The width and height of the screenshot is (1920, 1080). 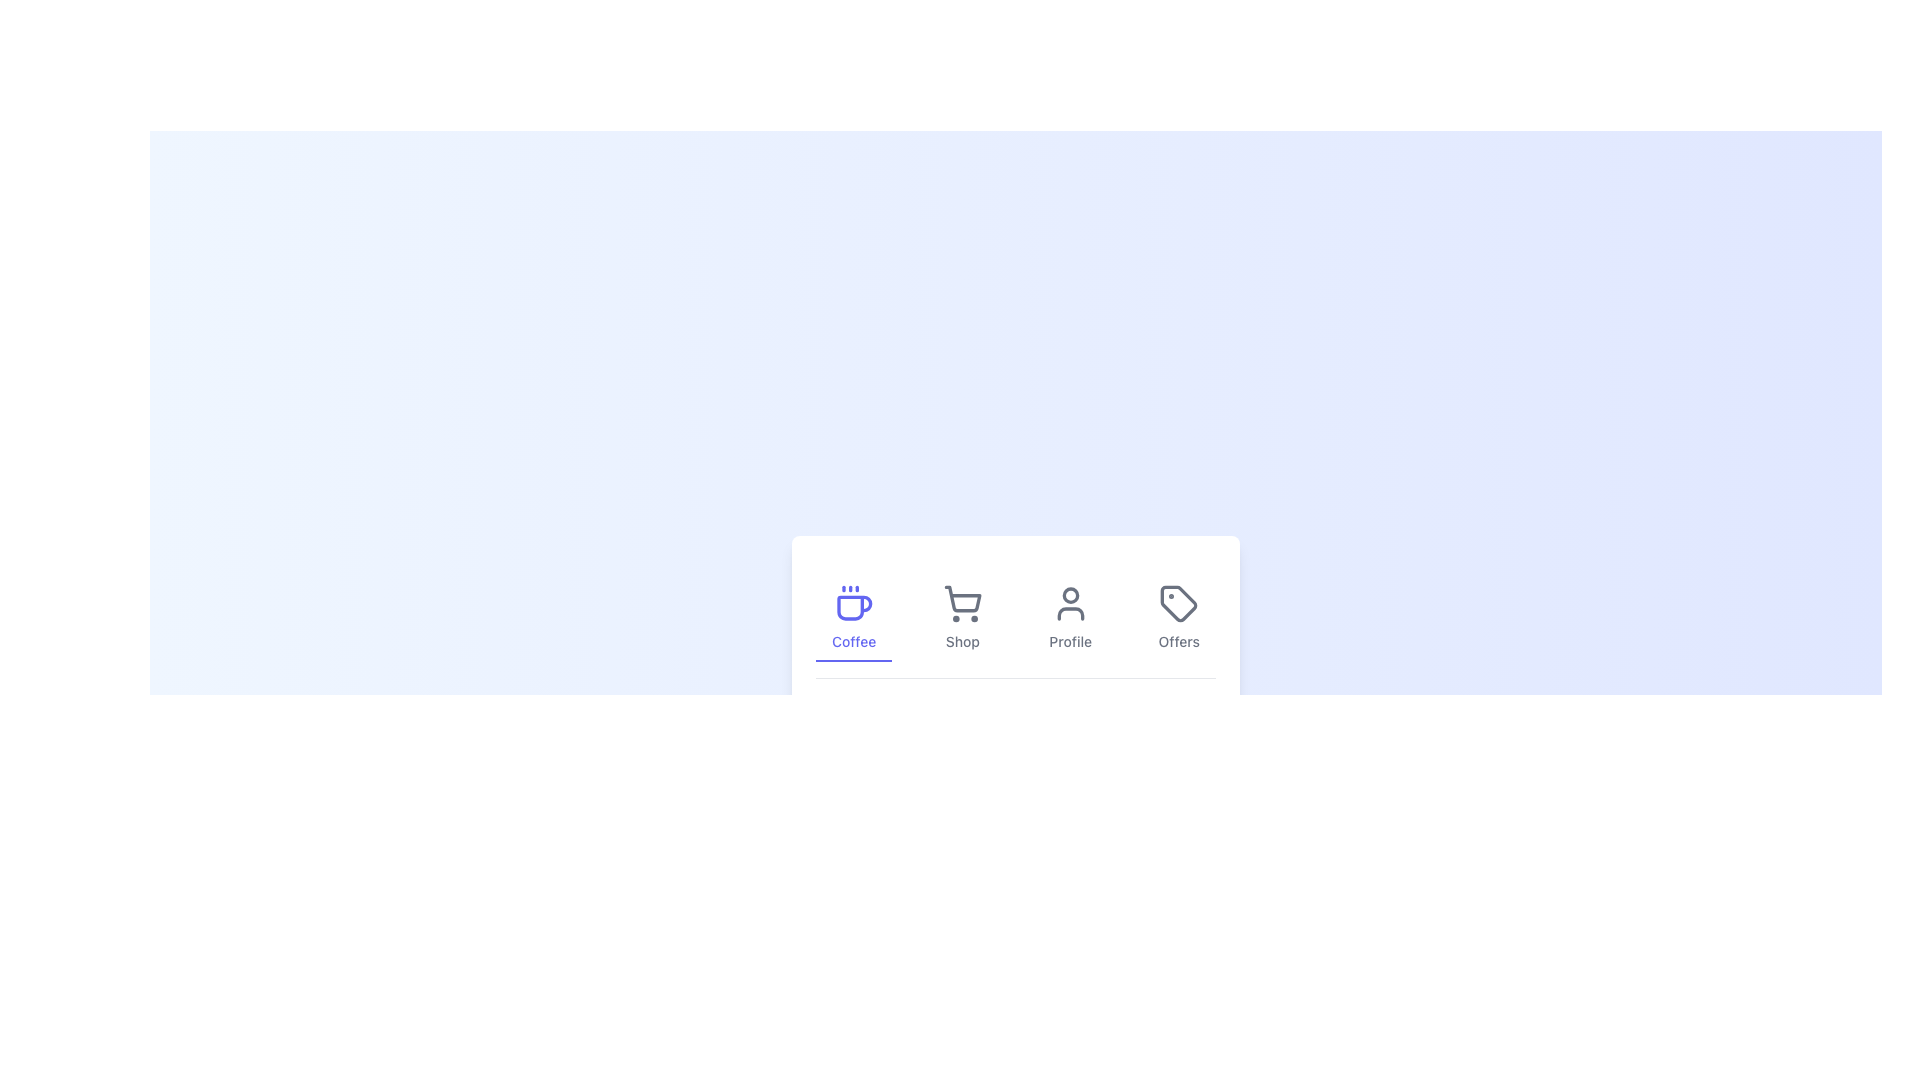 What do you see at coordinates (962, 597) in the screenshot?
I see `the shopping cart icon located in the bottom central navigation bar, which is the second icon from the left` at bounding box center [962, 597].